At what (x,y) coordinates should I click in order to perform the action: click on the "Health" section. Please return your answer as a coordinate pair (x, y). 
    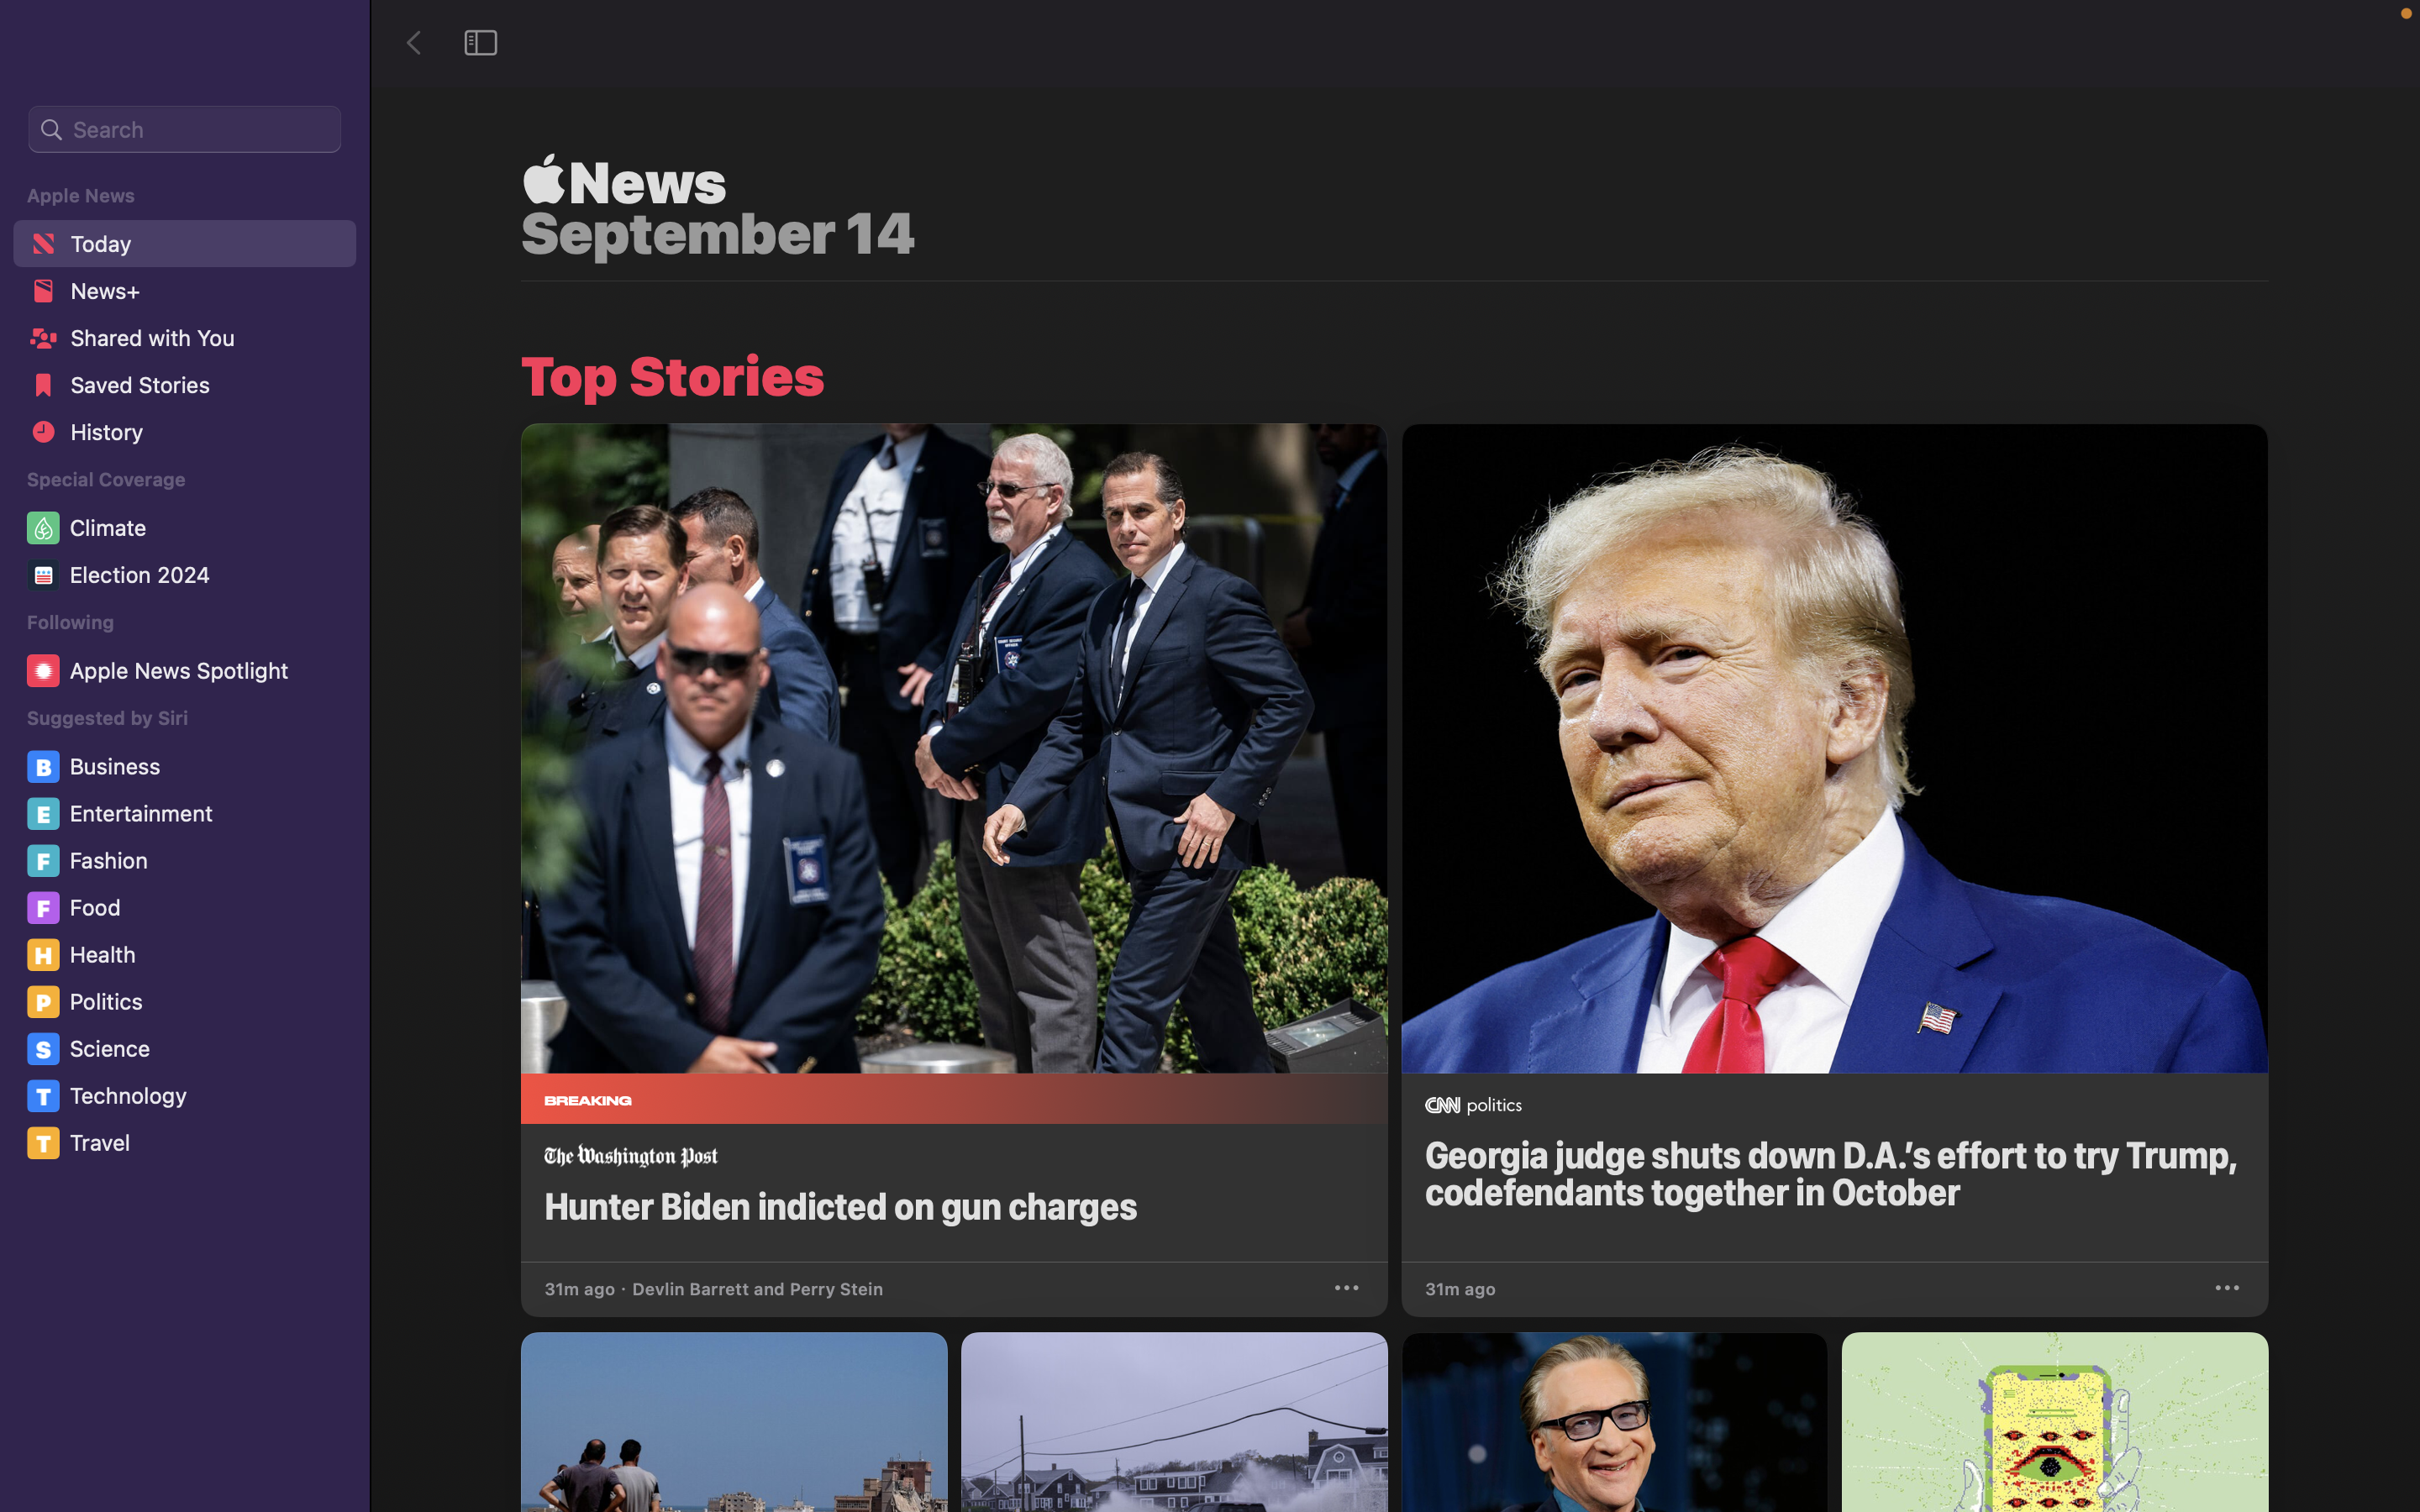
    Looking at the image, I should click on (189, 953).